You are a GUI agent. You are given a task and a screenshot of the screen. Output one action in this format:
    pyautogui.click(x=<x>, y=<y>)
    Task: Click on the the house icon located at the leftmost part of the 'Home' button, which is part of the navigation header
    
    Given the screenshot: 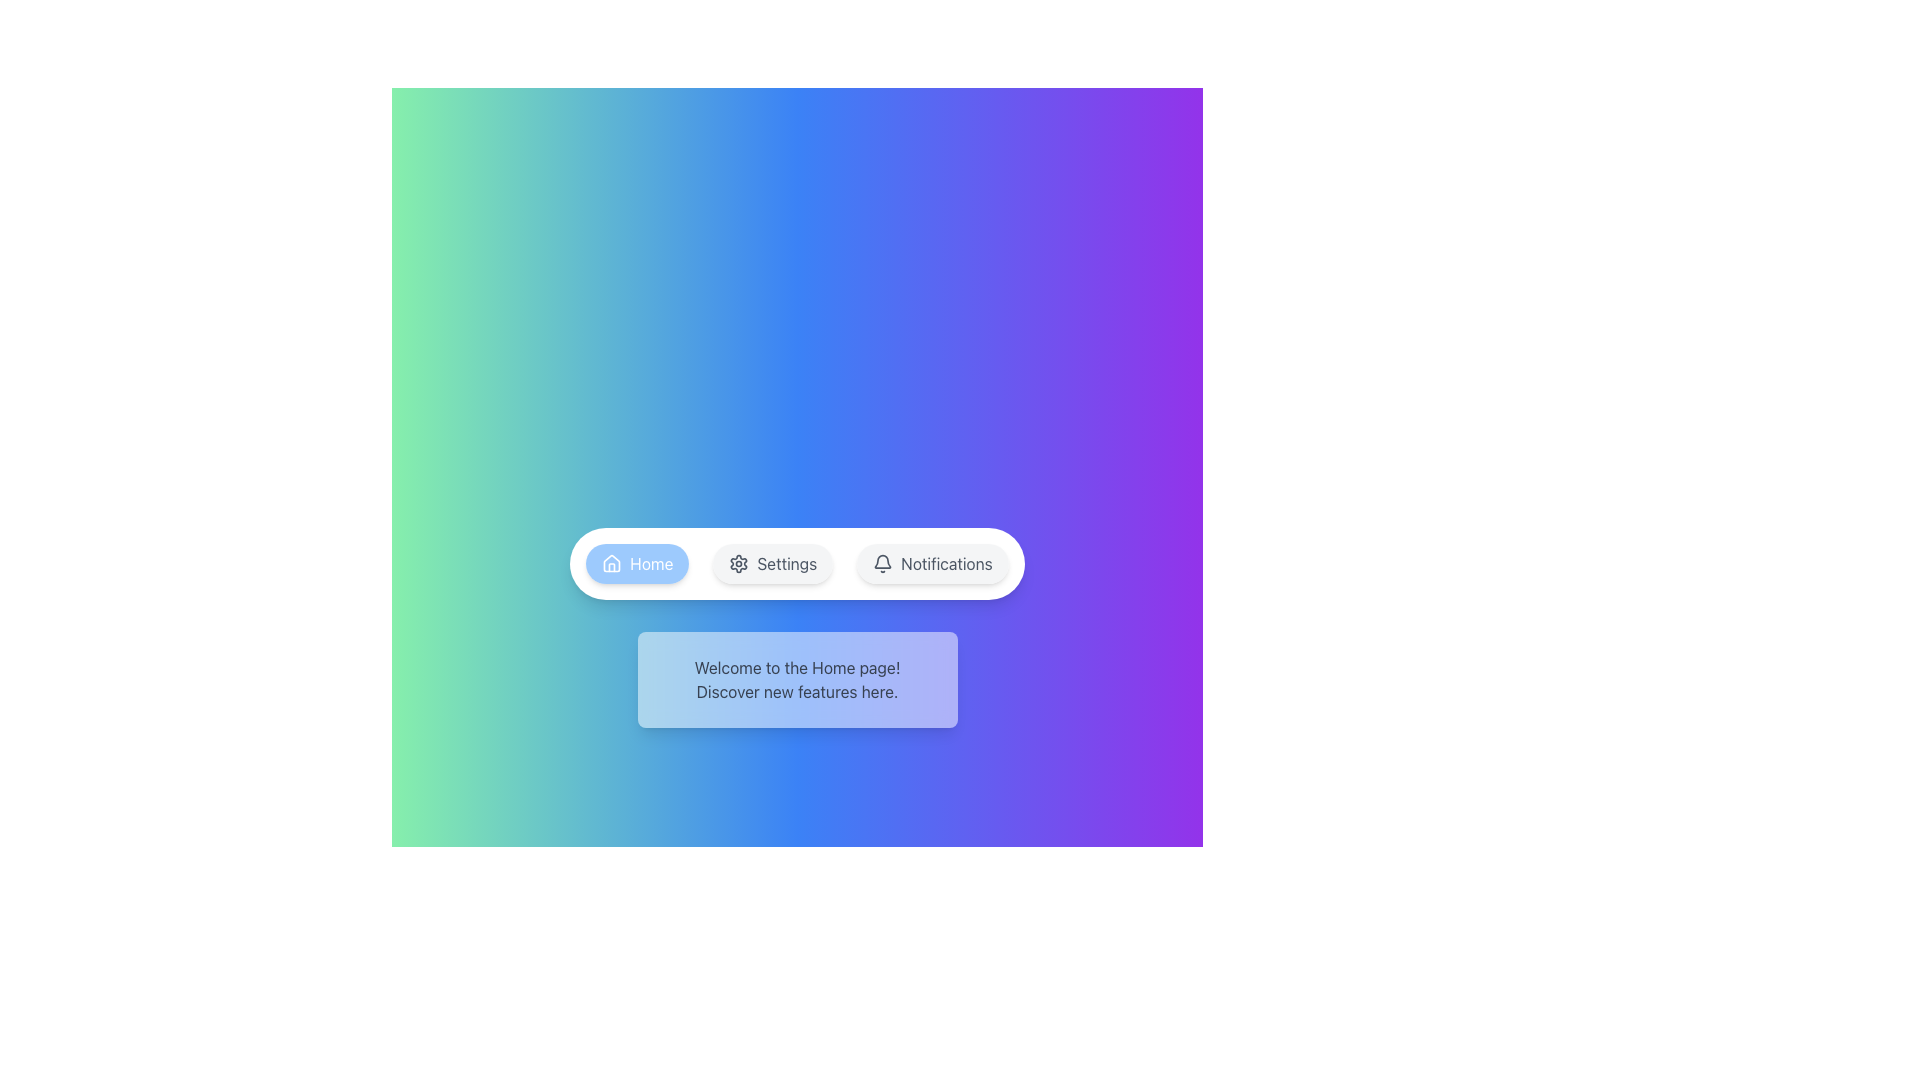 What is the action you would take?
    pyautogui.click(x=611, y=563)
    